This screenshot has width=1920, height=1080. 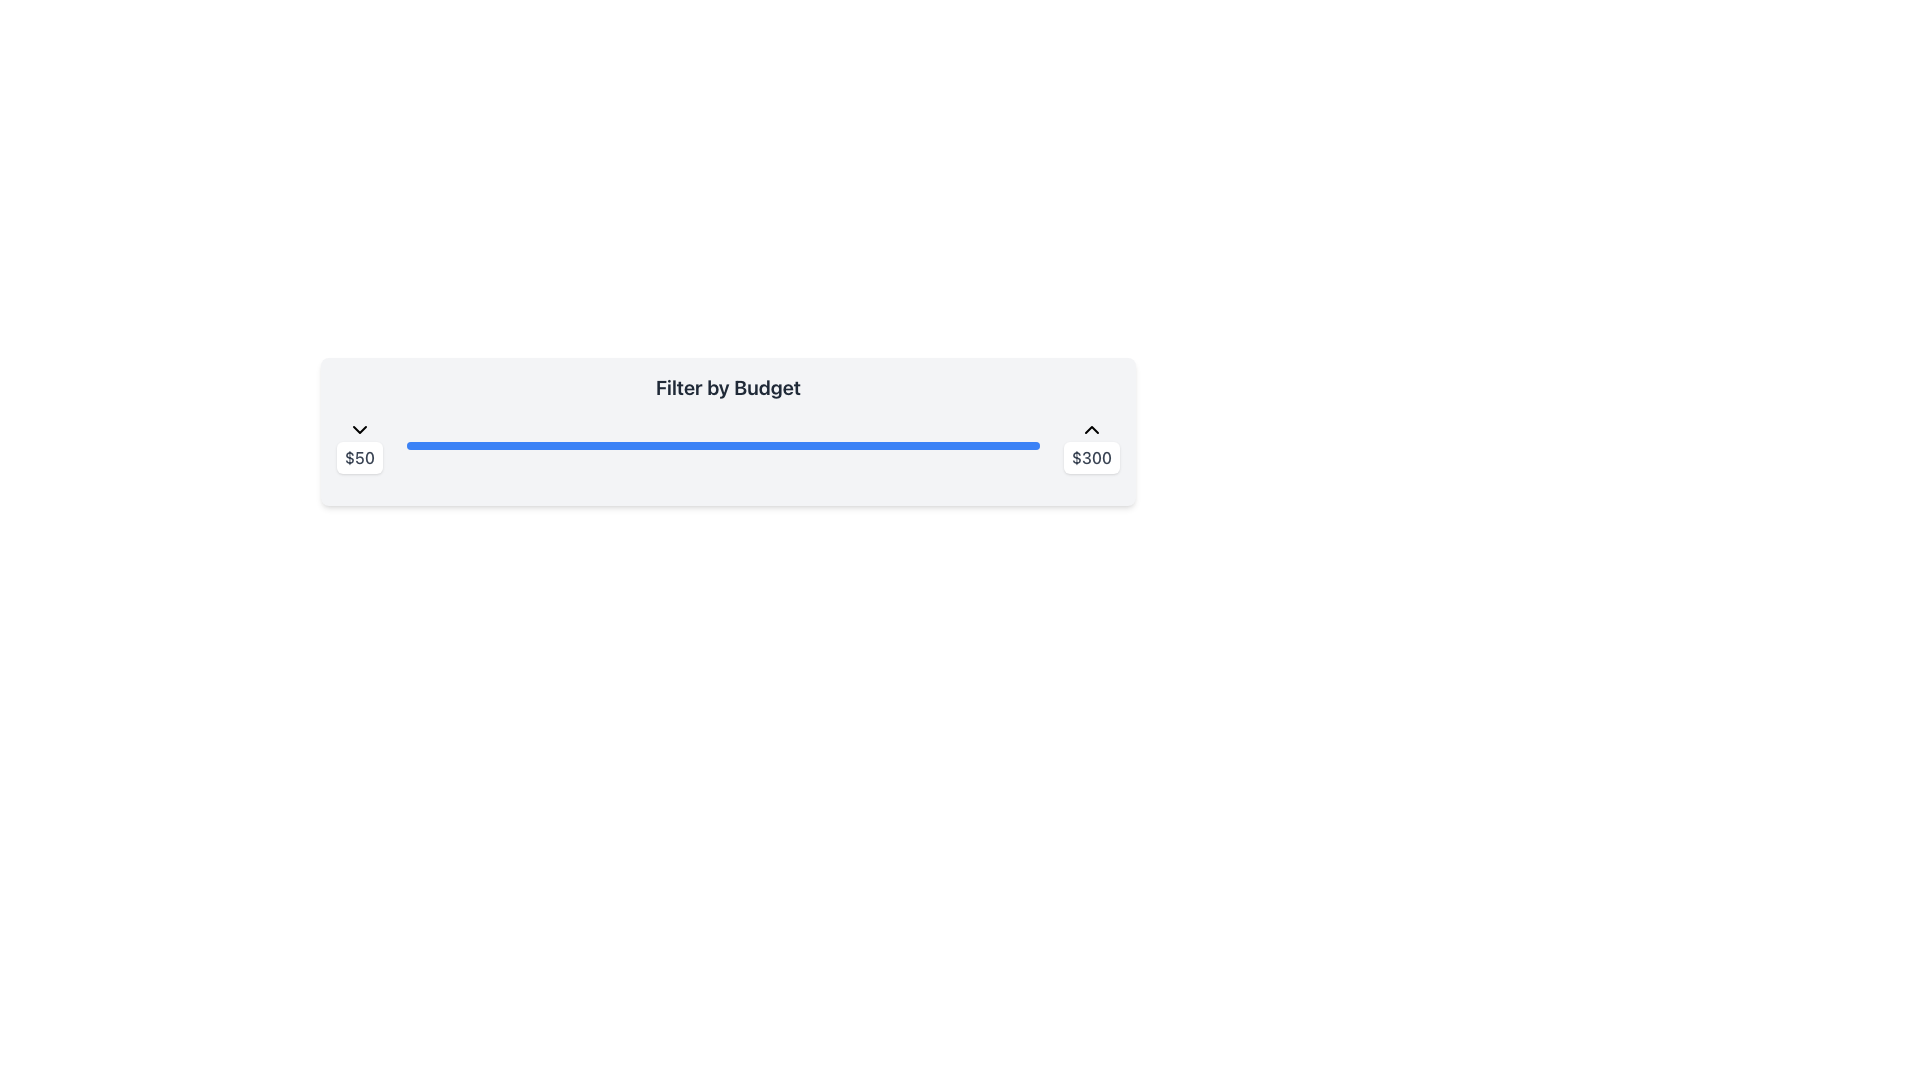 I want to click on the static text display showing '$300', which is located on the right side of the budget filter UI, below an upward-facing arrow icon, so click(x=1090, y=458).